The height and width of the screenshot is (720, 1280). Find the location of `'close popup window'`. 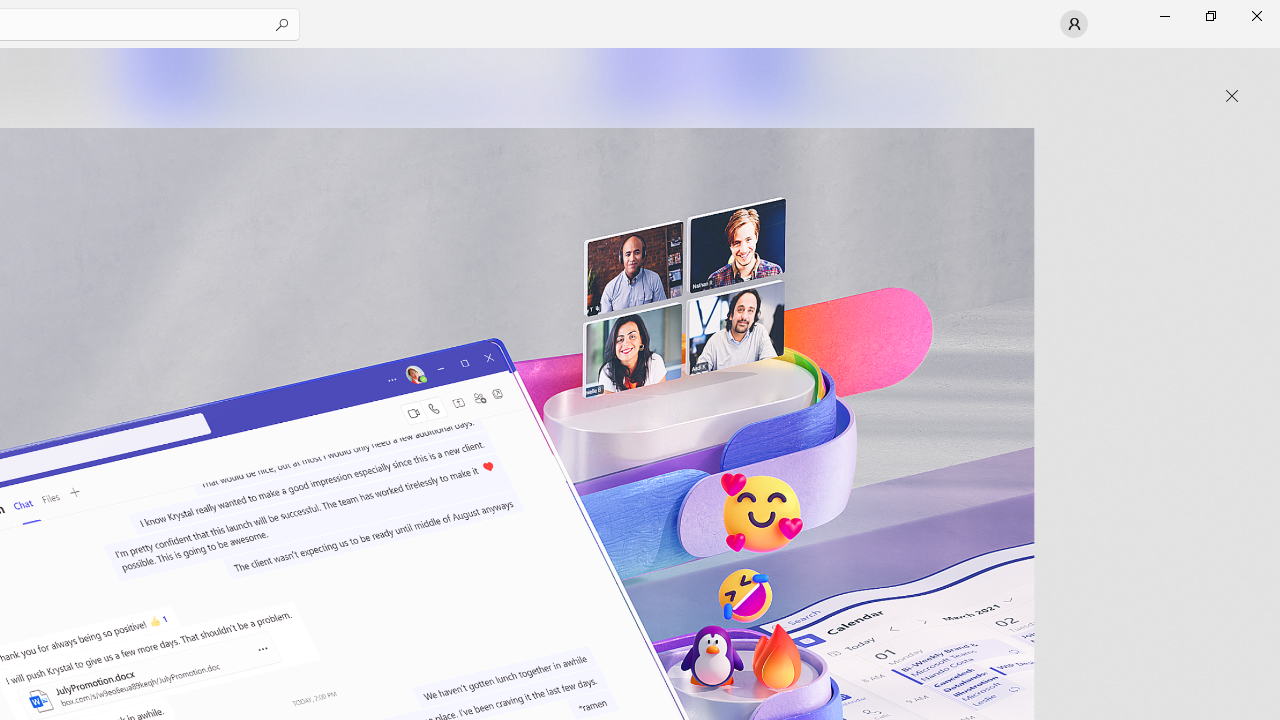

'close popup window' is located at coordinates (1231, 96).